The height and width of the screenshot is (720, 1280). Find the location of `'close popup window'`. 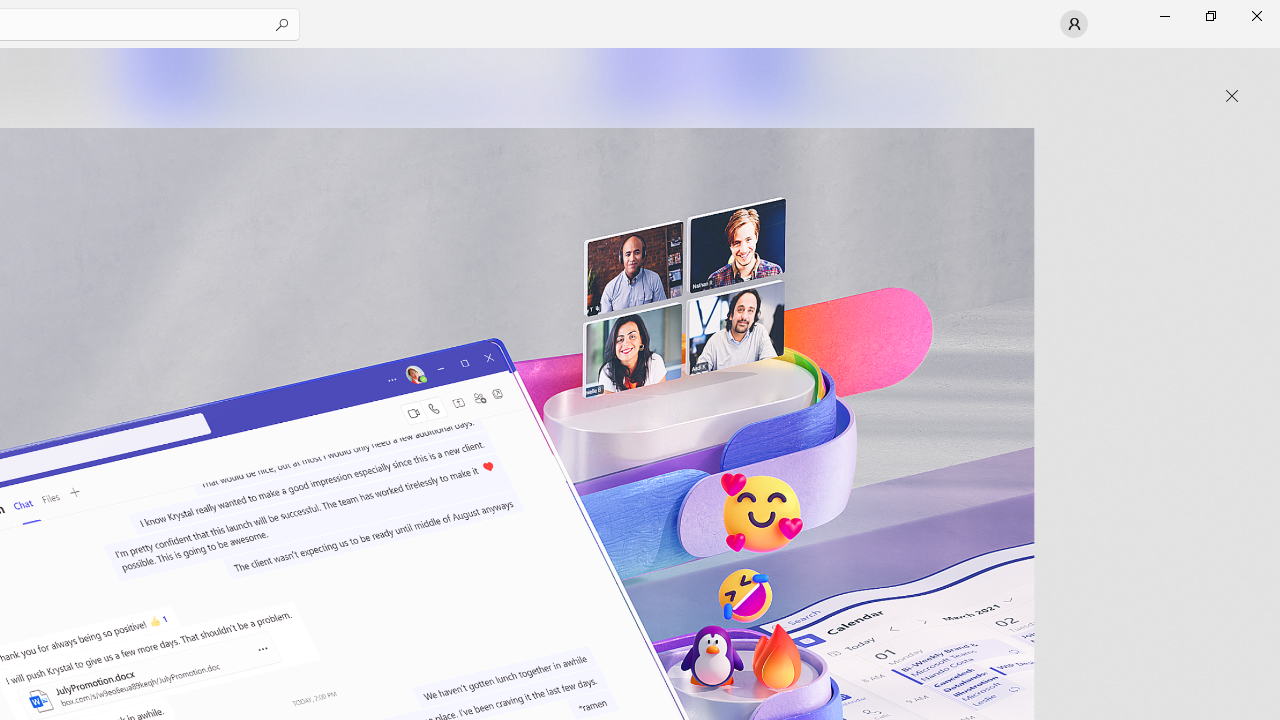

'close popup window' is located at coordinates (1231, 96).